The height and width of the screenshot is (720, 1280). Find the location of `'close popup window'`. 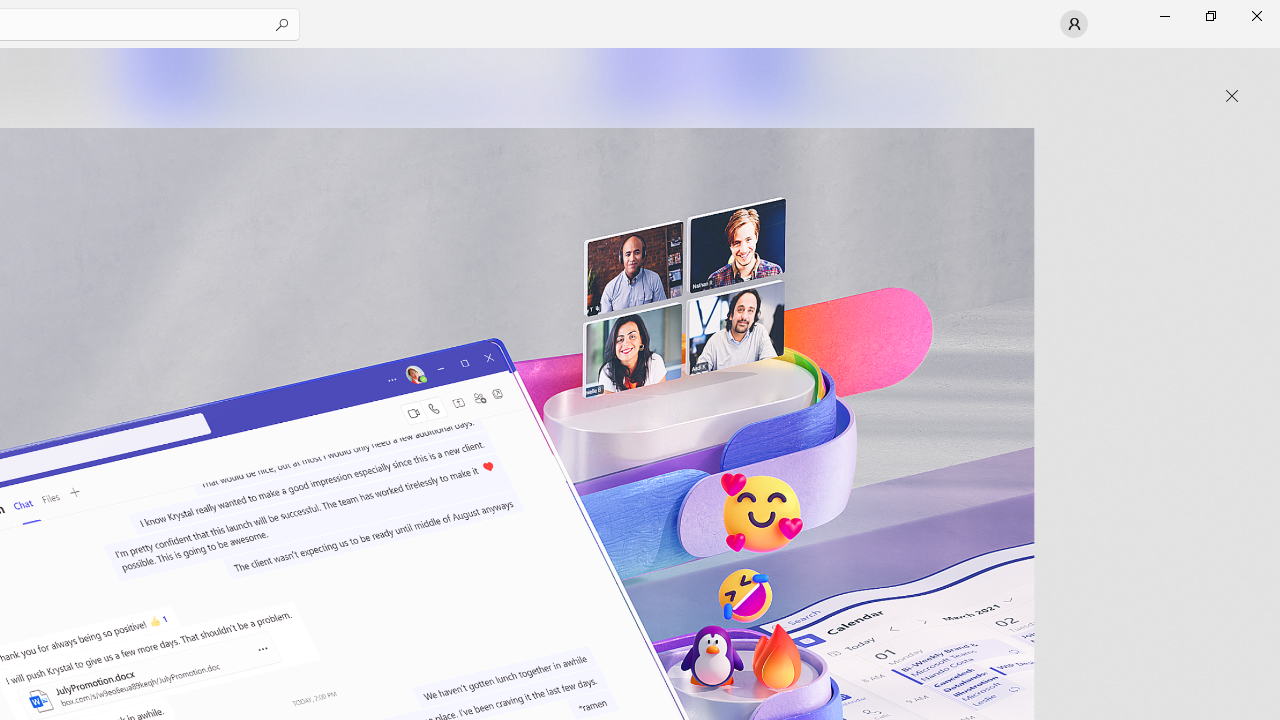

'close popup window' is located at coordinates (1231, 96).